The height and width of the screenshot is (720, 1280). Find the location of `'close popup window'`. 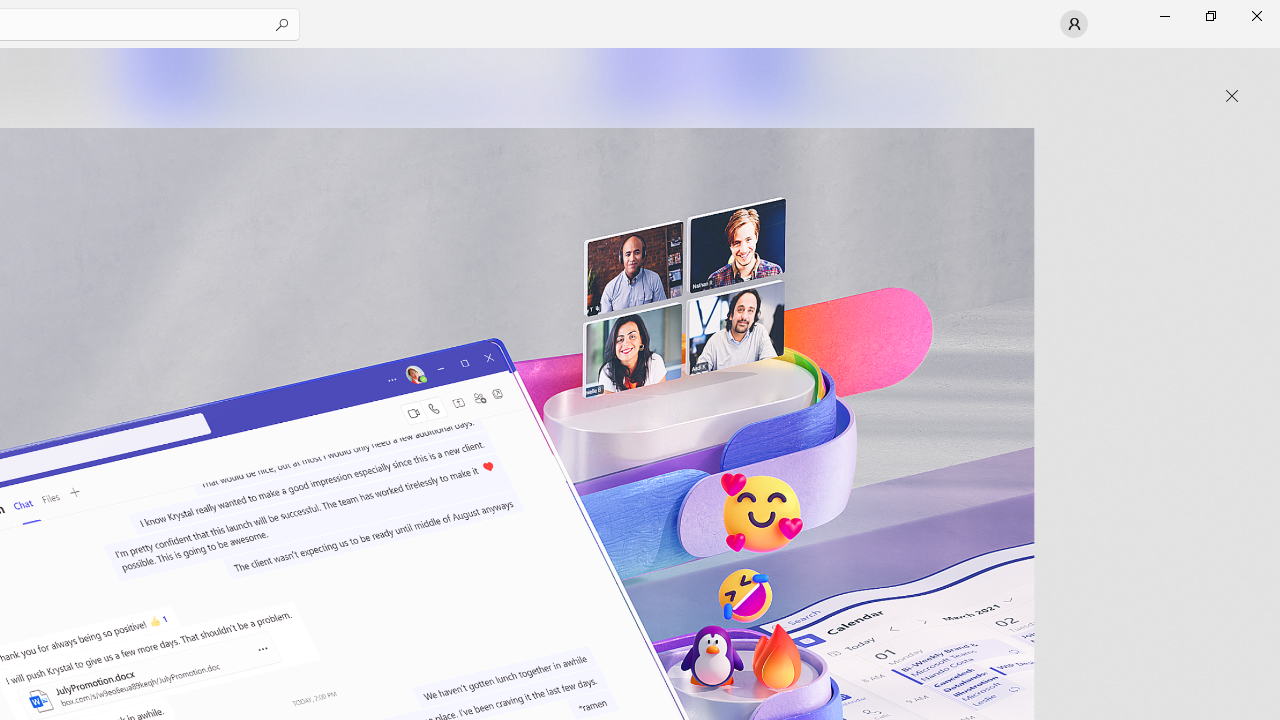

'close popup window' is located at coordinates (1231, 96).